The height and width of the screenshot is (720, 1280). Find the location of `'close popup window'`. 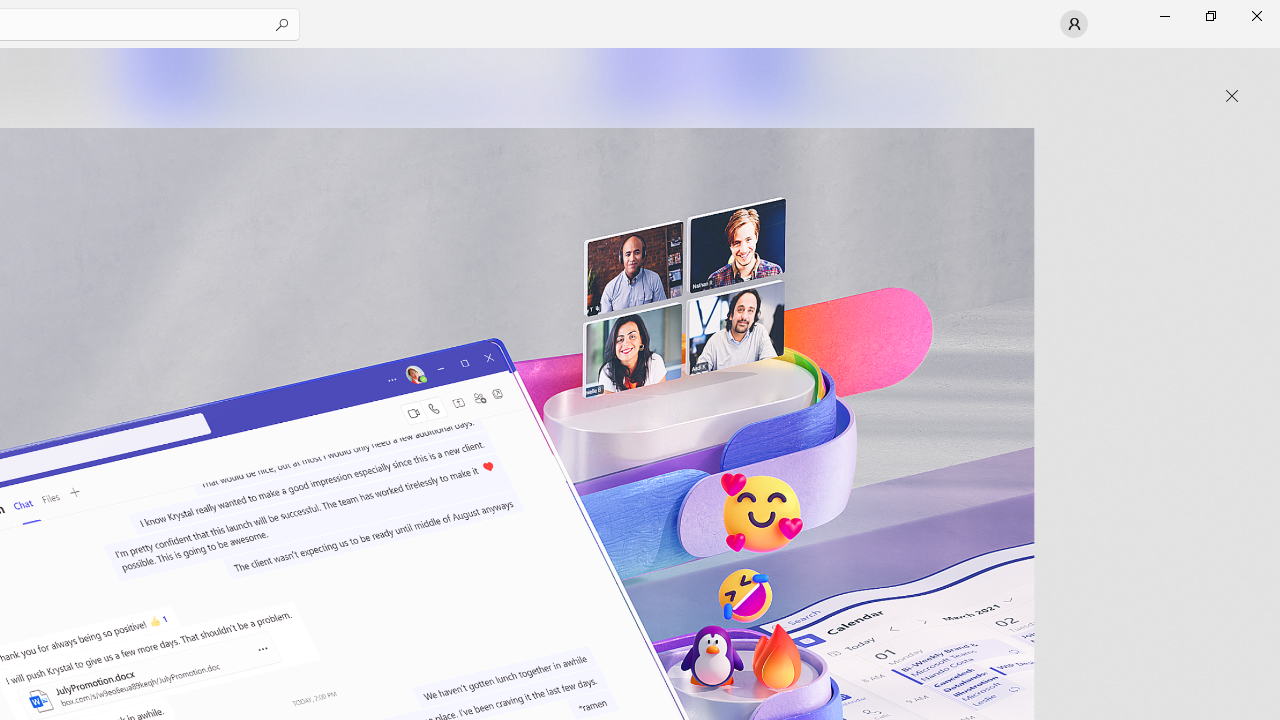

'close popup window' is located at coordinates (1231, 96).